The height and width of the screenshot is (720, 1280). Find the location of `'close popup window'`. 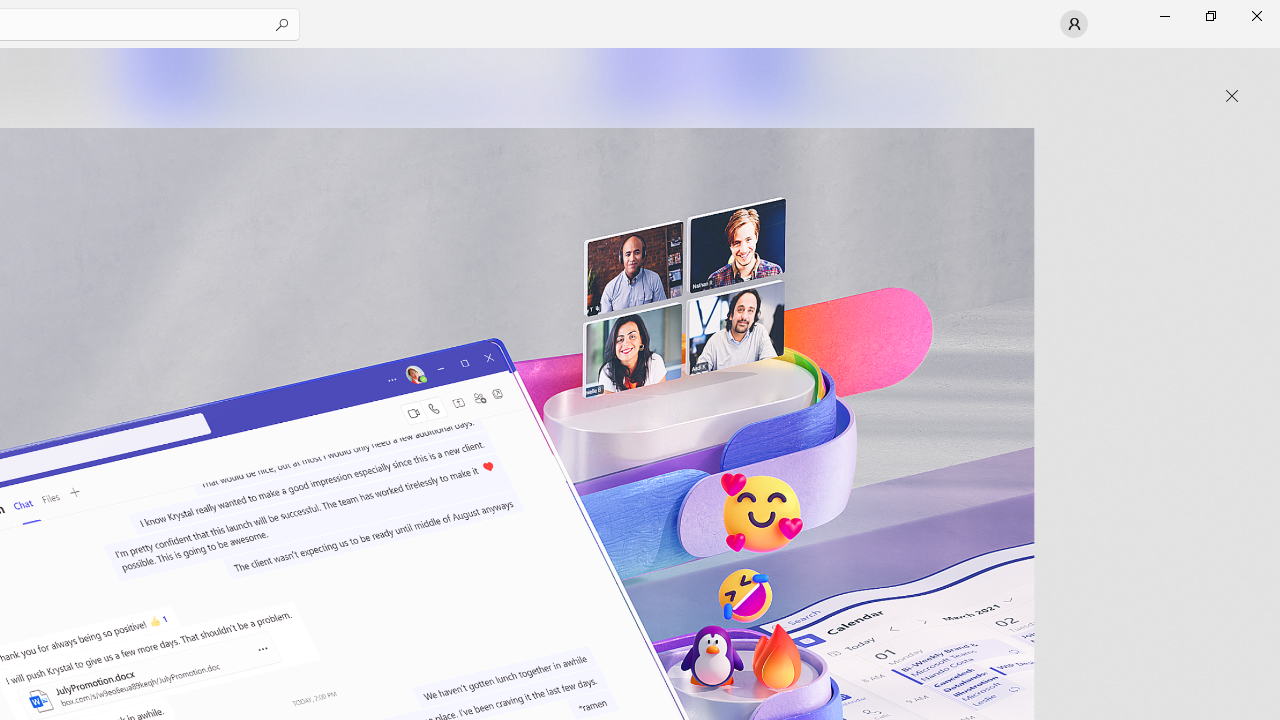

'close popup window' is located at coordinates (1231, 96).